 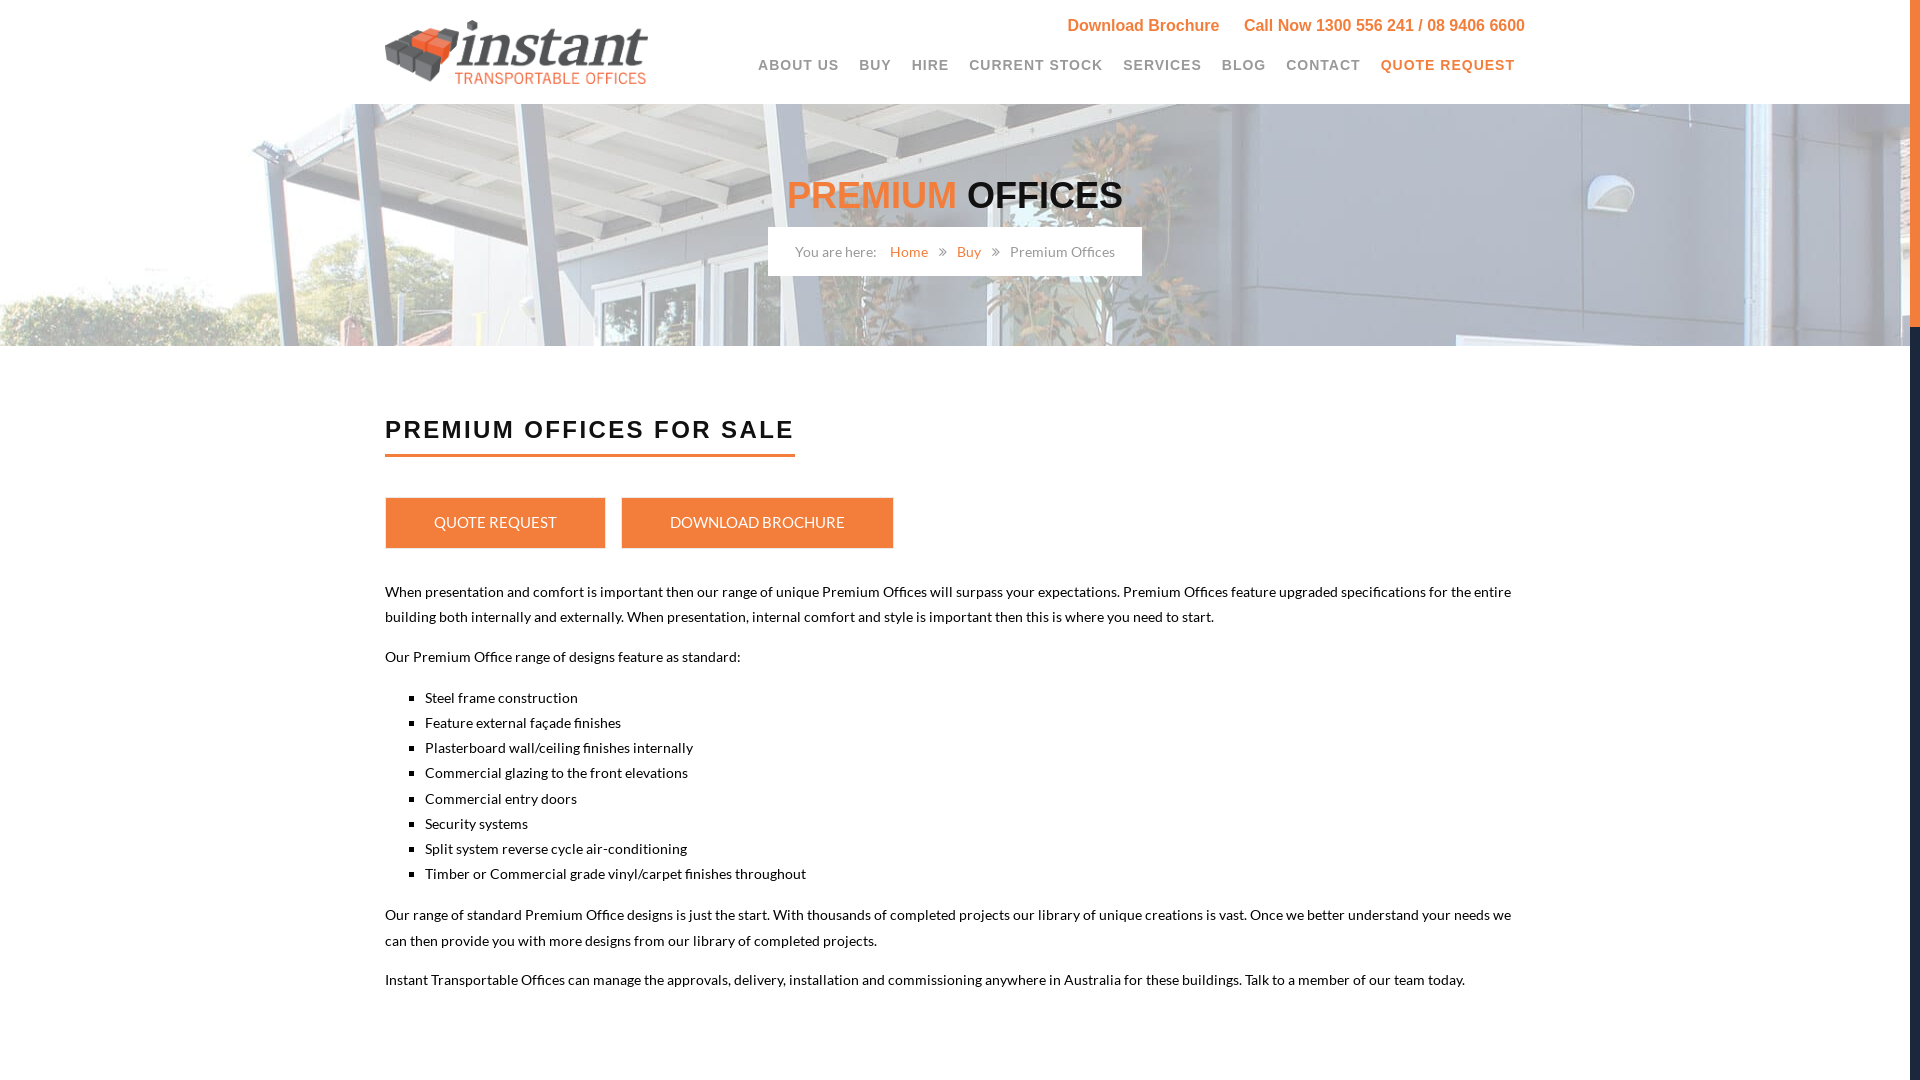 I want to click on 'CURRENT STOCK', so click(x=958, y=64).